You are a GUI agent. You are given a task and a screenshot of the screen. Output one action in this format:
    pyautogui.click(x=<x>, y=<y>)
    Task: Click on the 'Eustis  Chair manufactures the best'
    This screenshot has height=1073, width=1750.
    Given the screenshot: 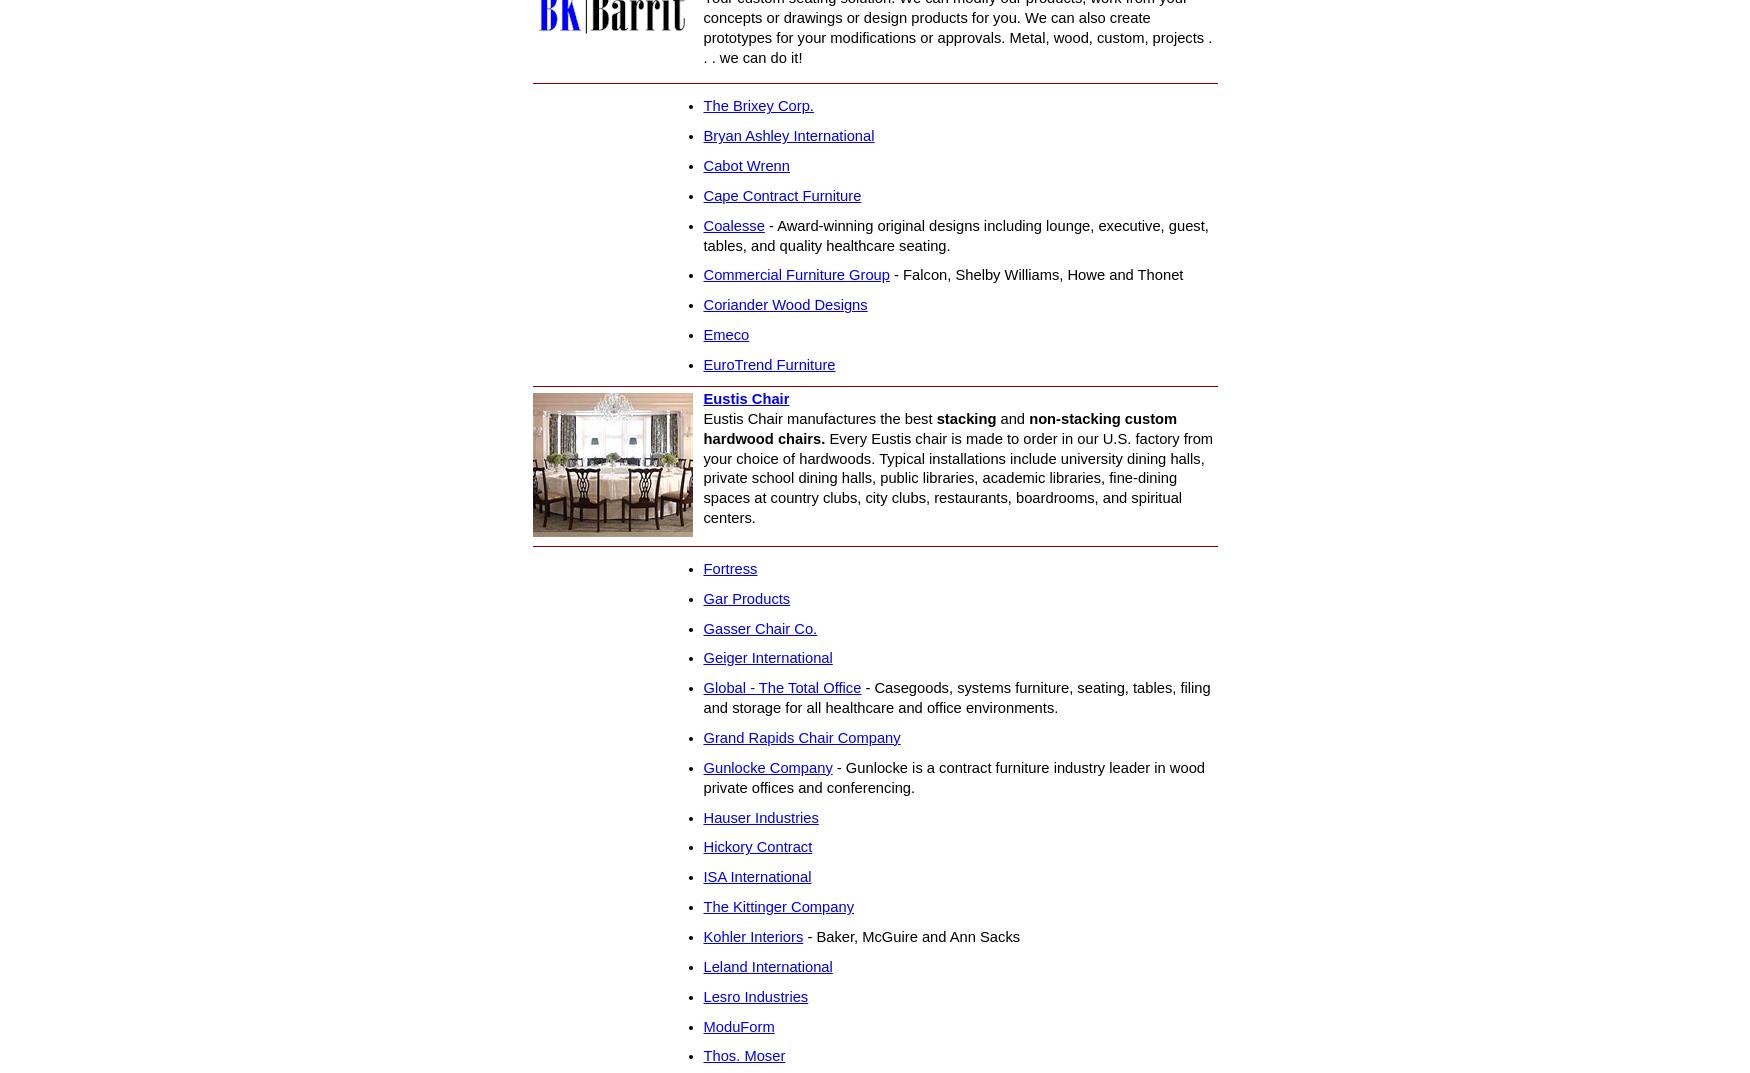 What is the action you would take?
    pyautogui.click(x=819, y=418)
    